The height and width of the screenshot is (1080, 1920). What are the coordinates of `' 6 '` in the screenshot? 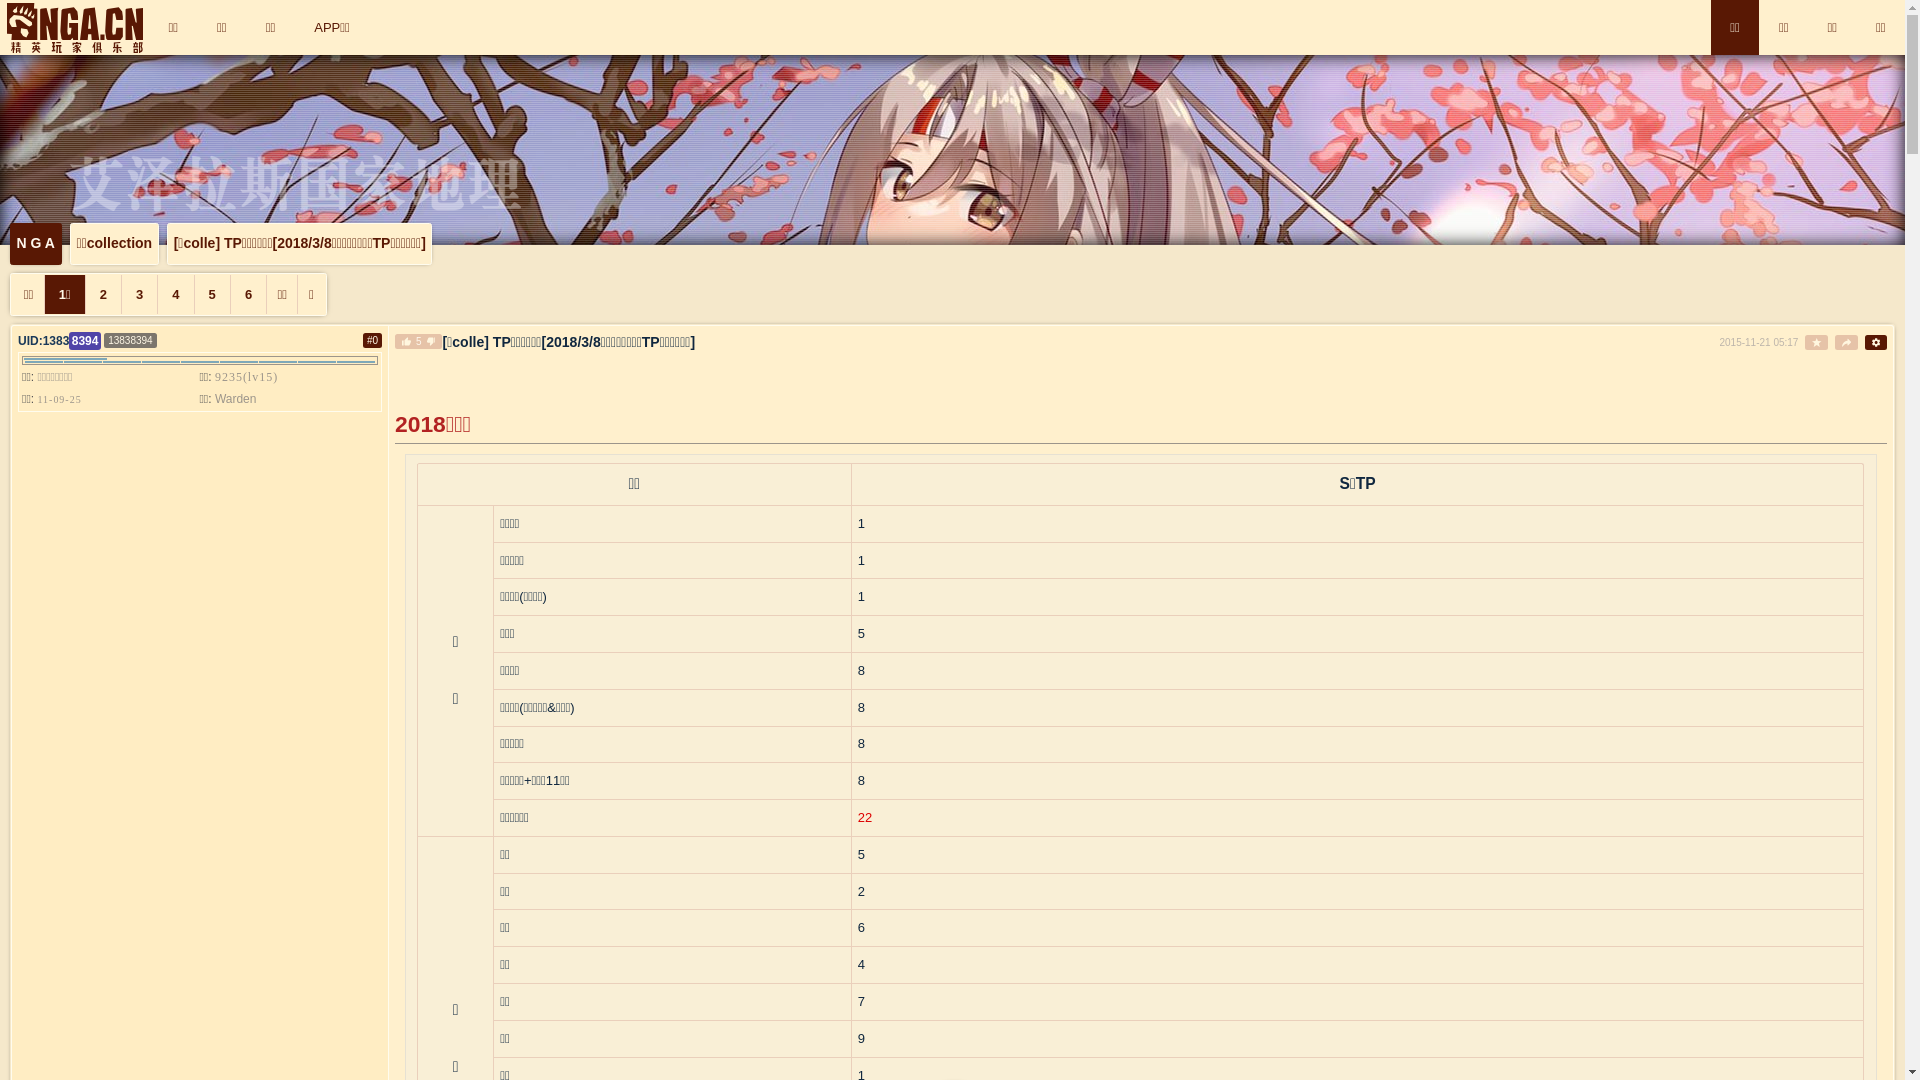 It's located at (247, 294).